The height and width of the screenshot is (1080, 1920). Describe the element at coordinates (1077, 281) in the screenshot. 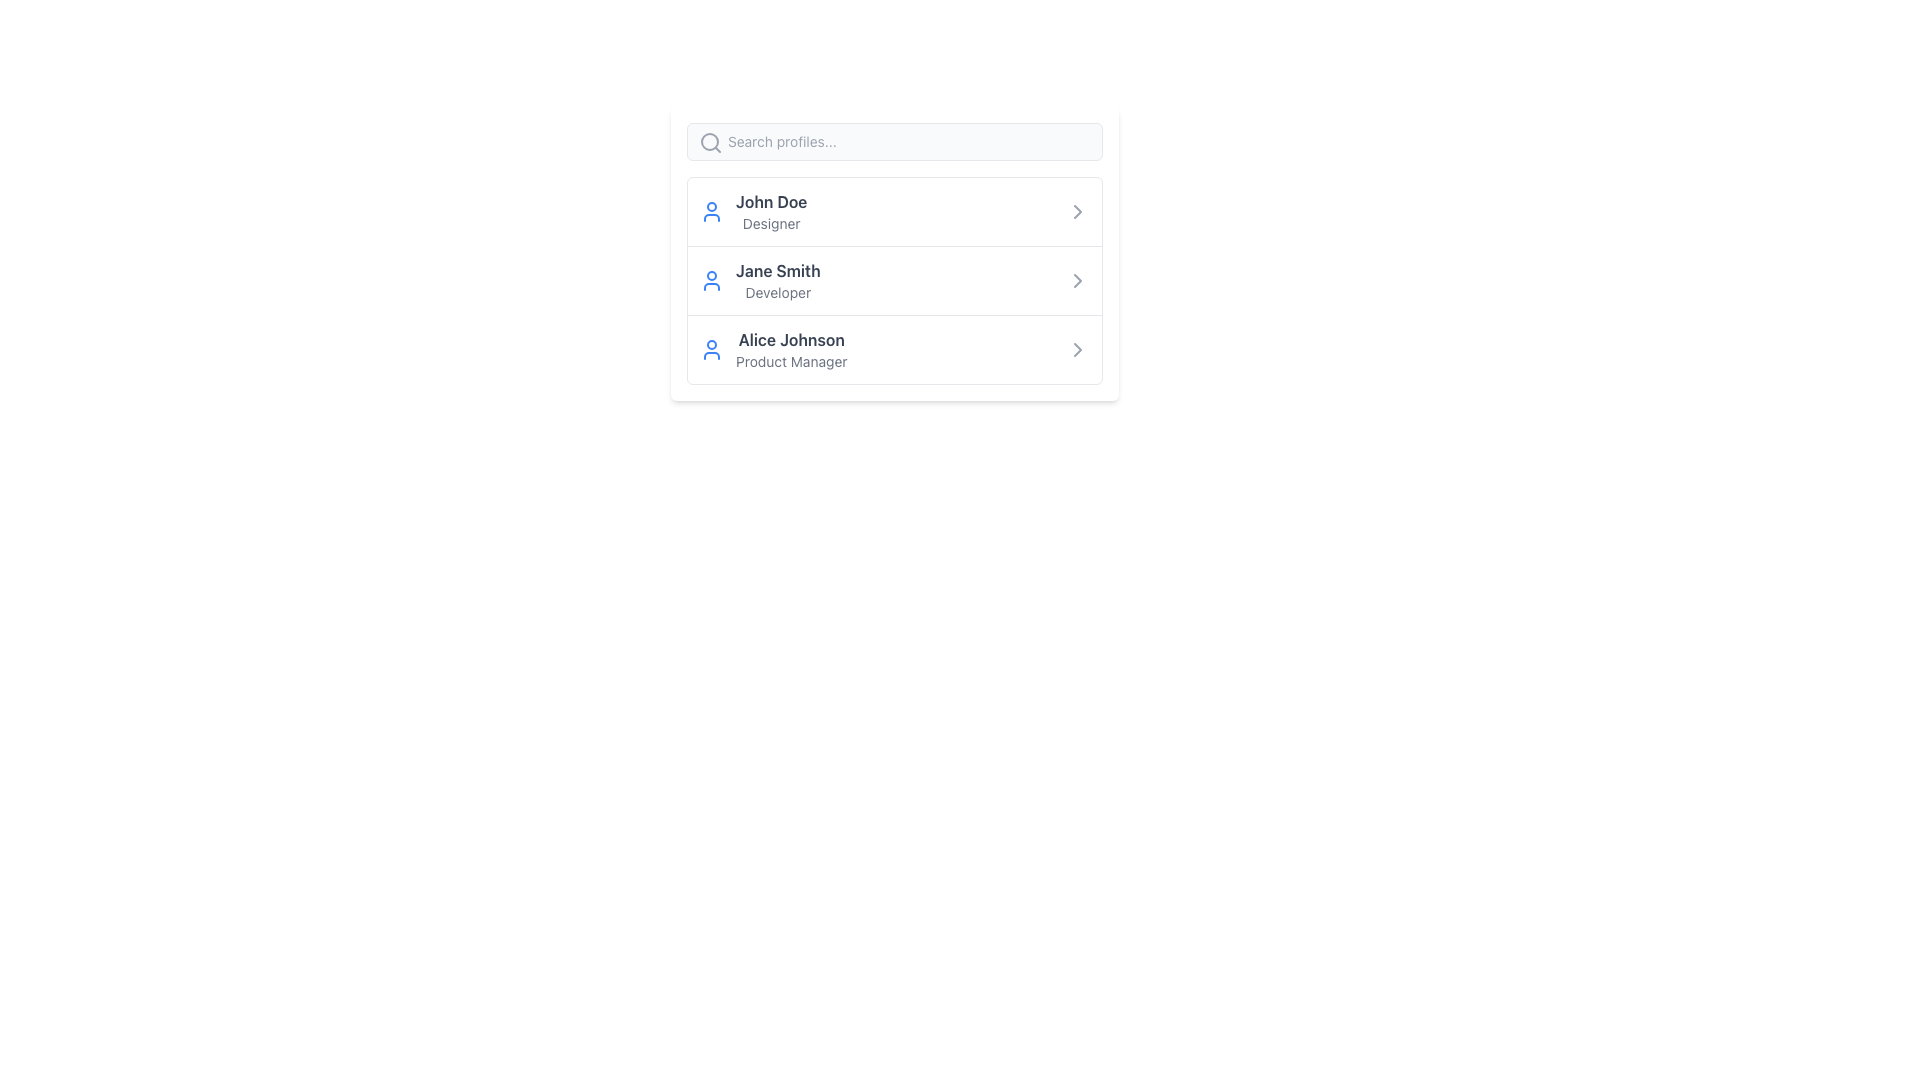

I see `the chevron-shaped SVG icon that points to the right, located at the far right side of the list item for the 'Jane Smith' profile` at that location.